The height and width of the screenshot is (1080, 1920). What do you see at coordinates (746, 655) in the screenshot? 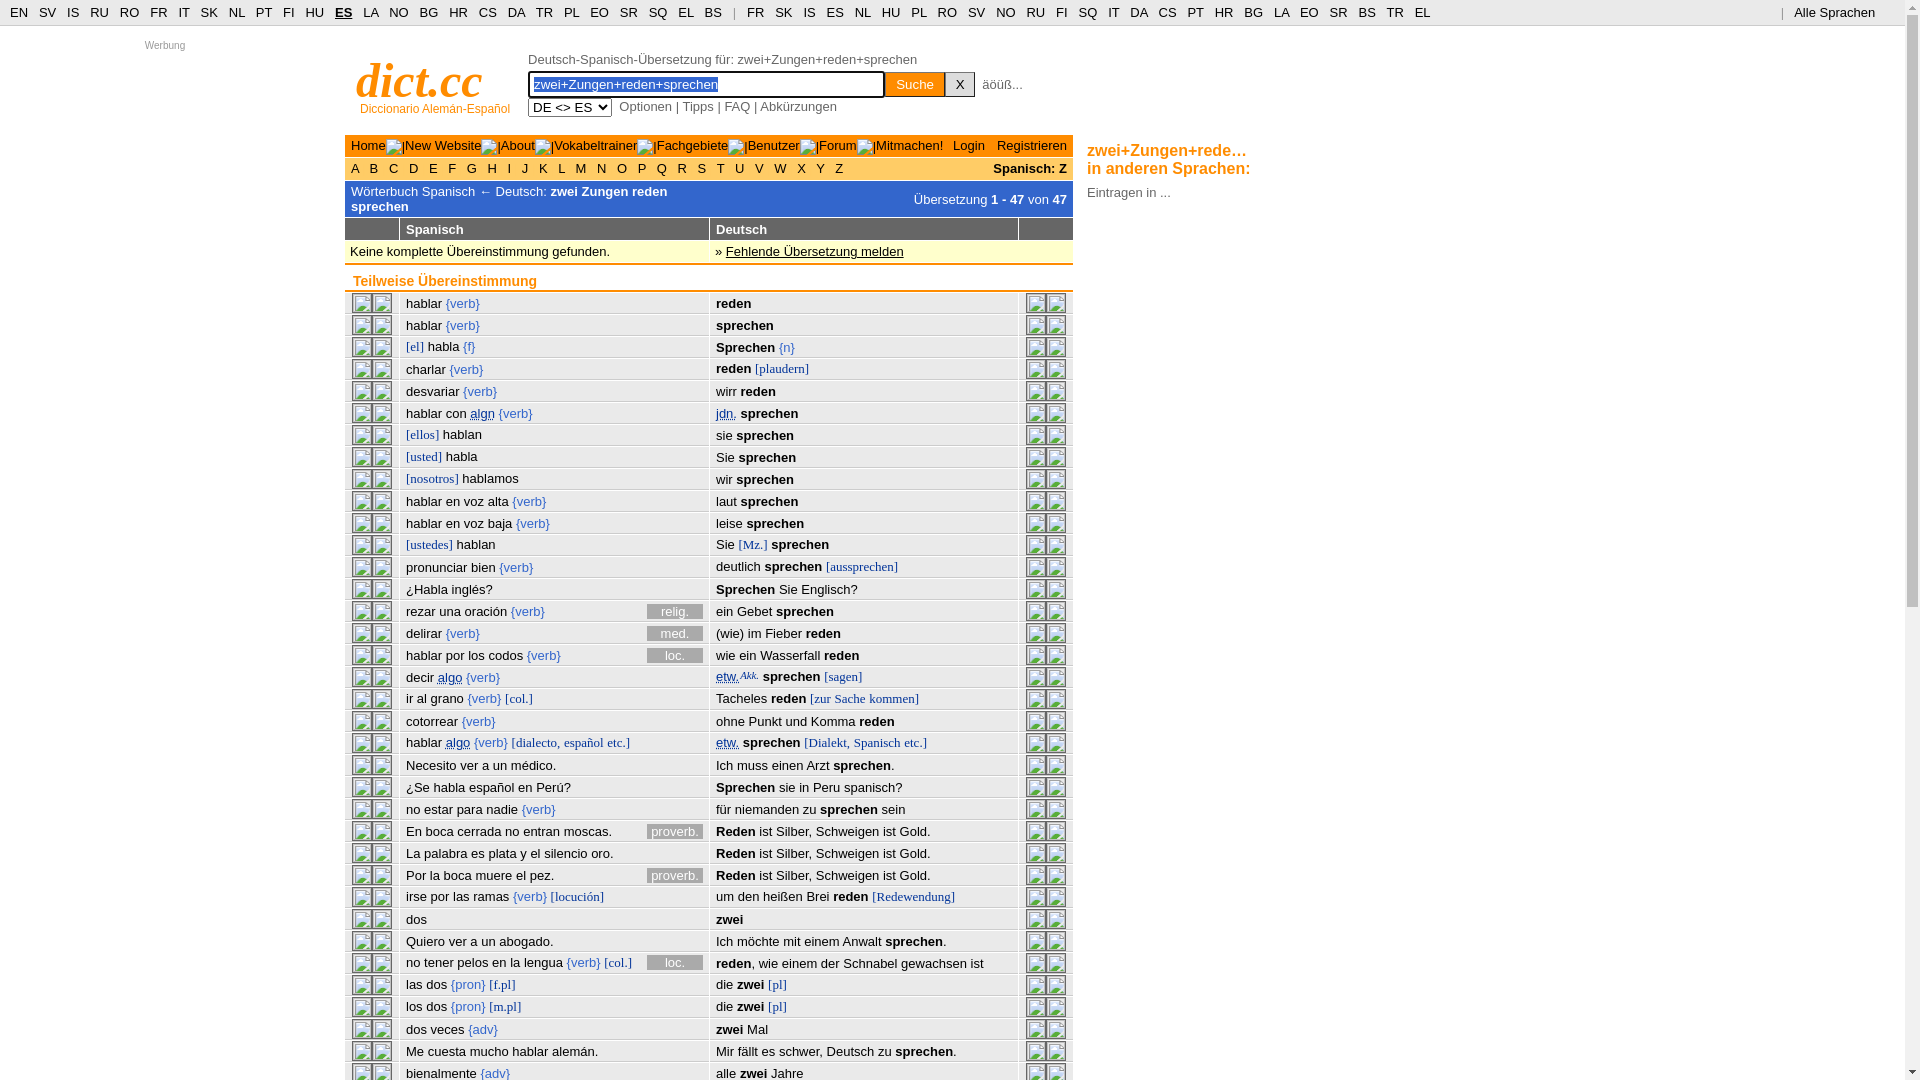
I see `'ein'` at bounding box center [746, 655].